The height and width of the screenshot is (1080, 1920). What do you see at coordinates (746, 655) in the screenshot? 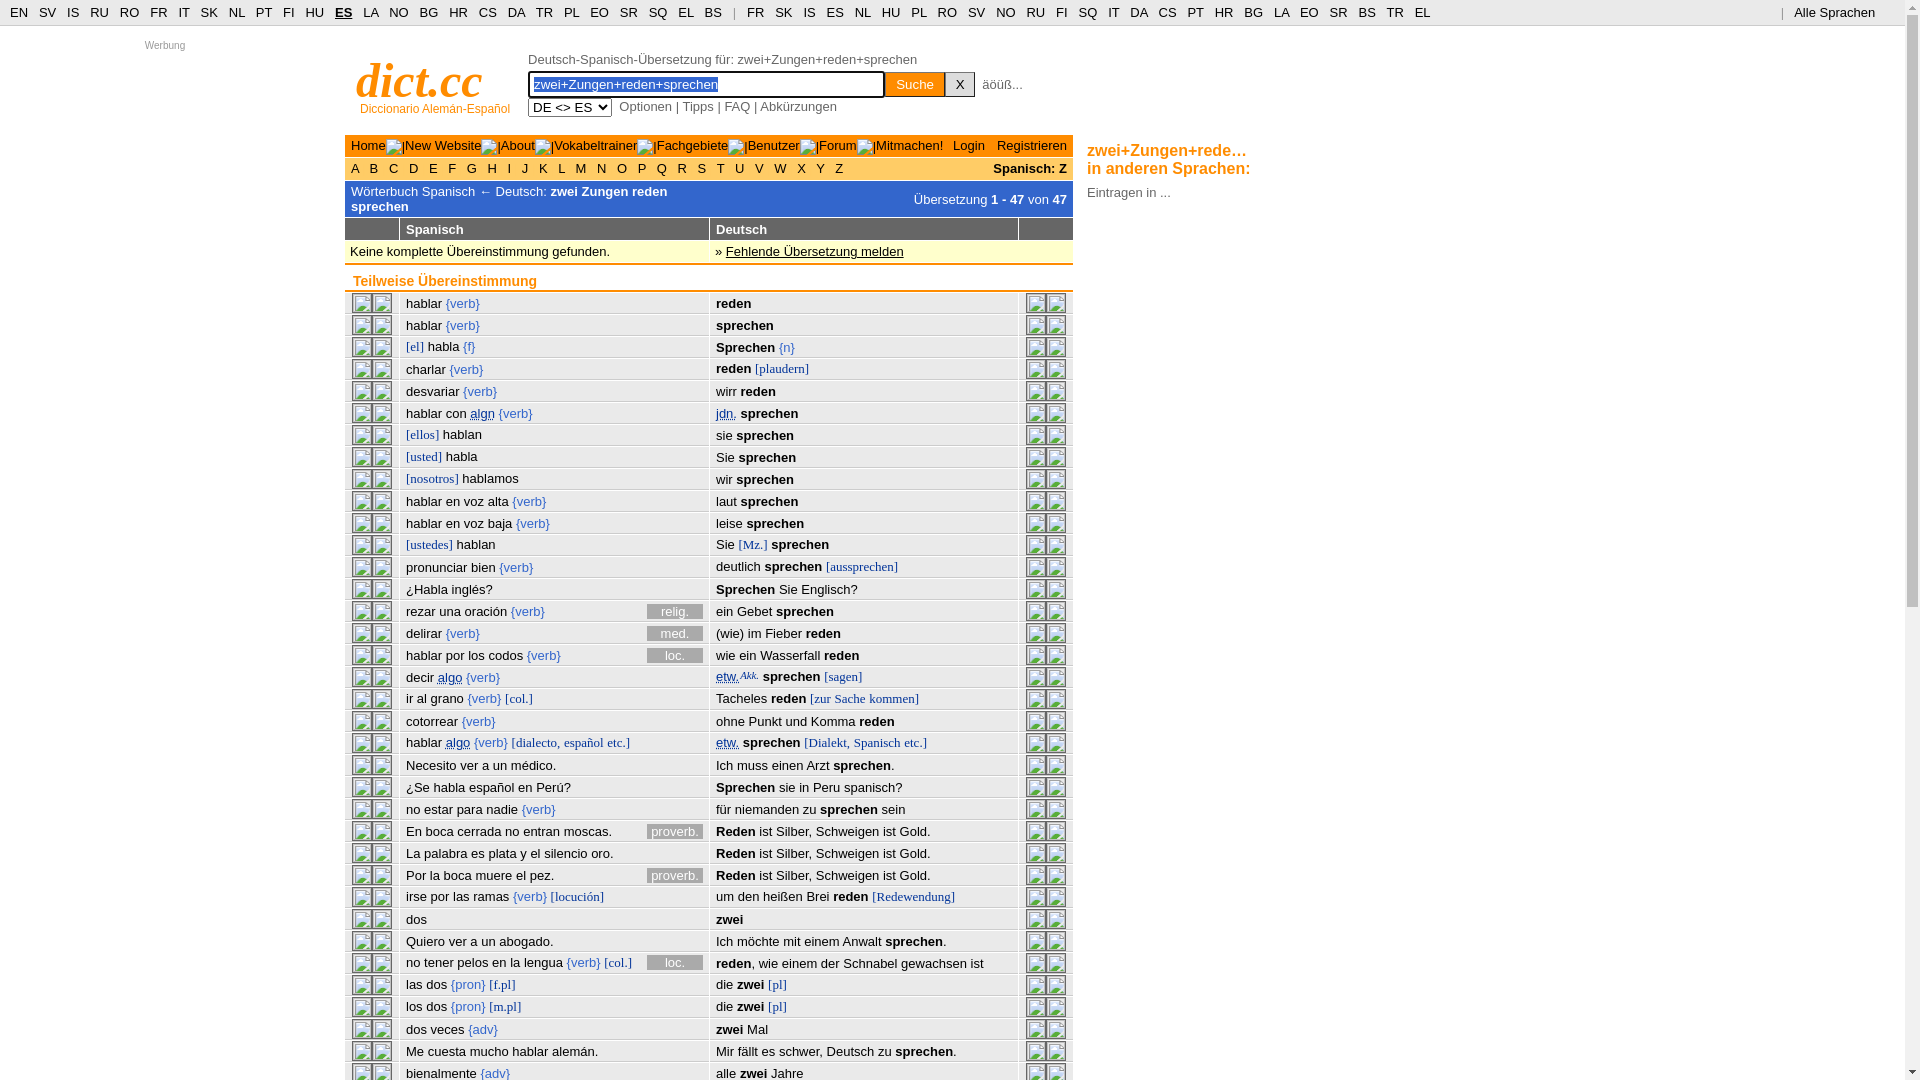
I see `'ein'` at bounding box center [746, 655].